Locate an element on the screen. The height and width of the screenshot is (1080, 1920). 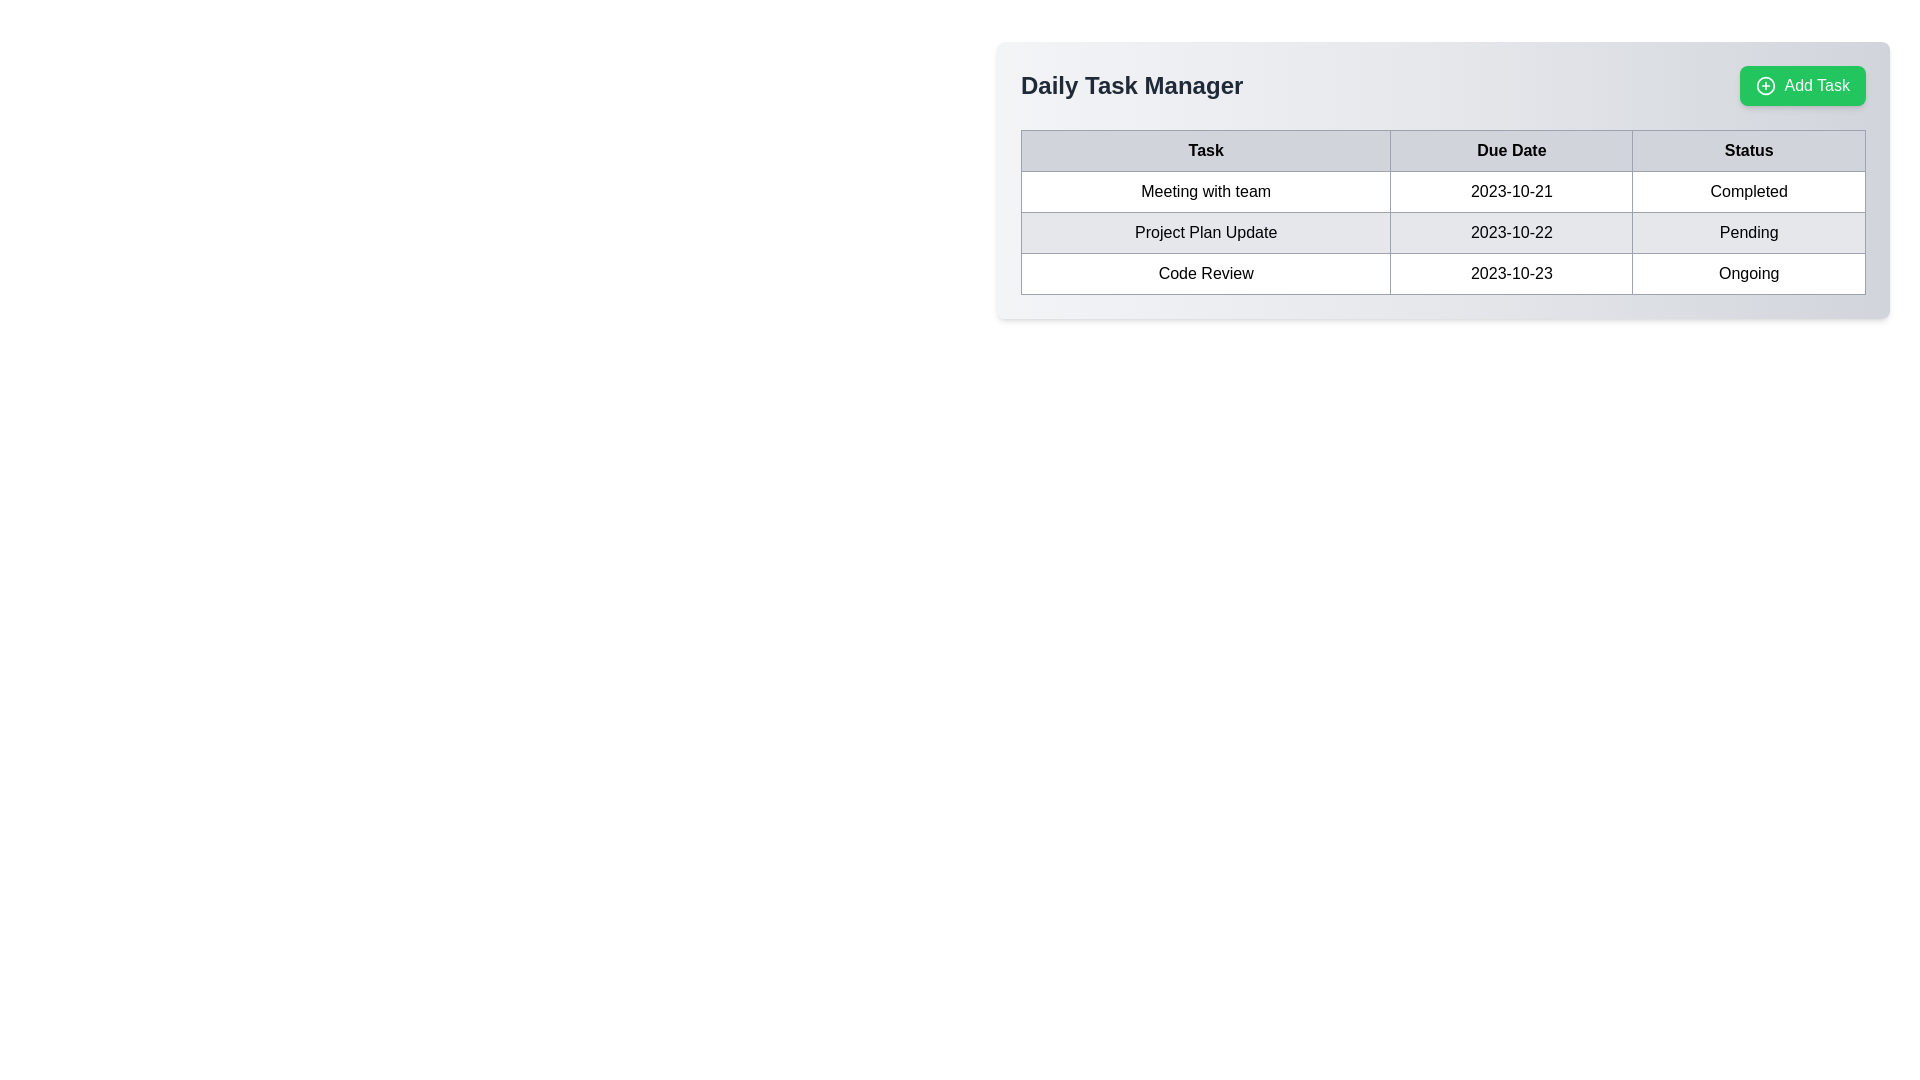
the non-interactive text label displaying the task name in the first column of the third row in the 'Daily Task Manager' table is located at coordinates (1205, 273).